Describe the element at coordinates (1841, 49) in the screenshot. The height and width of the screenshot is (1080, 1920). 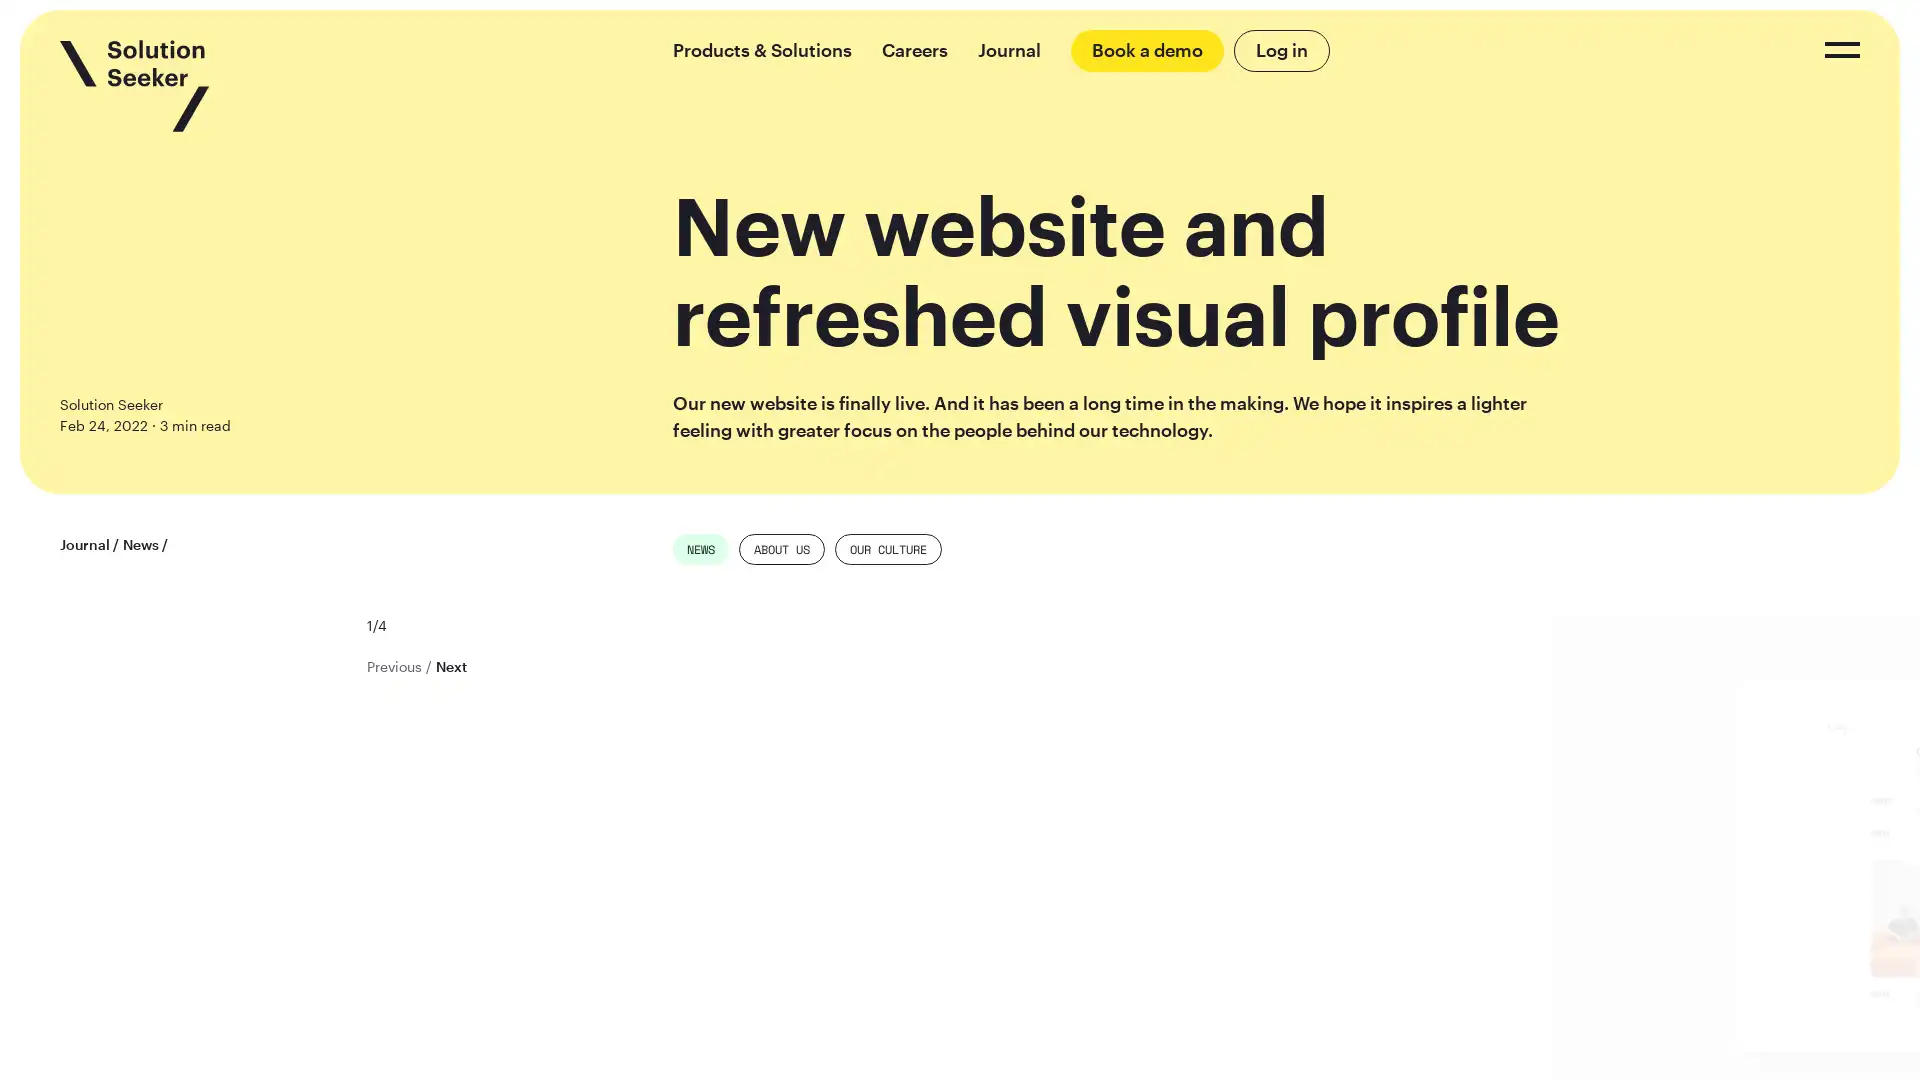
I see `Click to toggle the menu` at that location.